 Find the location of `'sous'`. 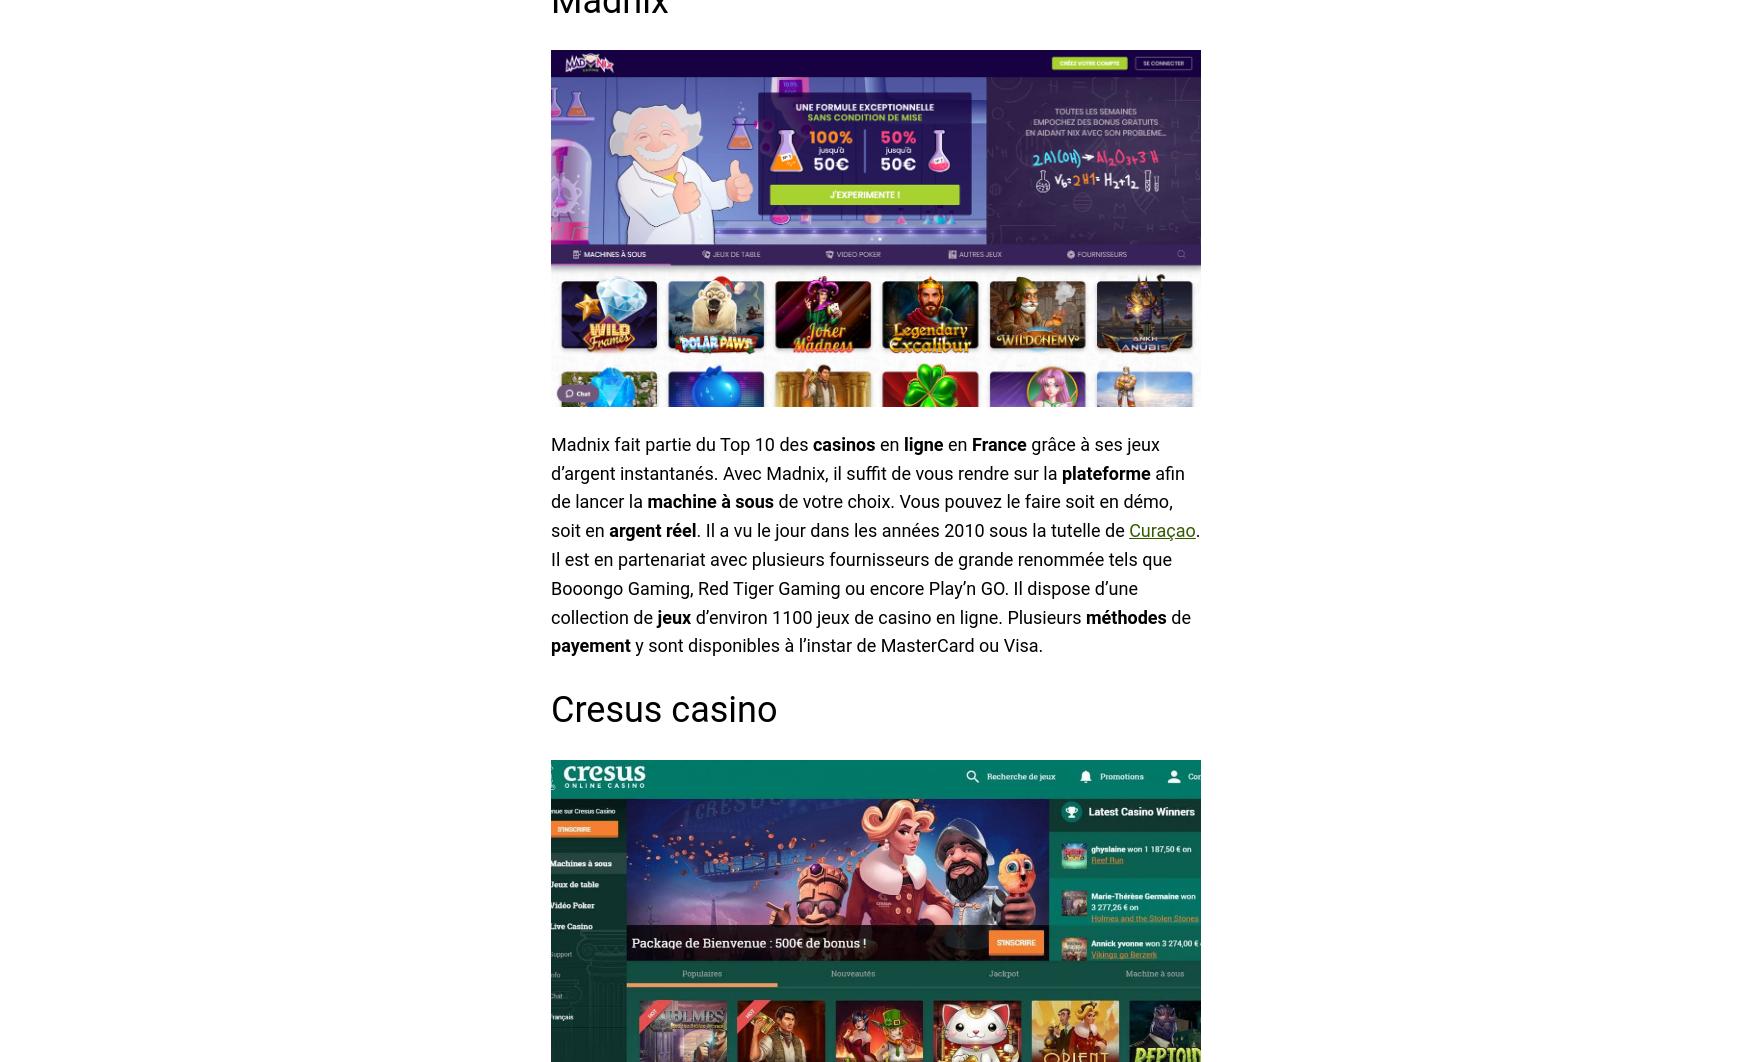

'sous' is located at coordinates (754, 500).